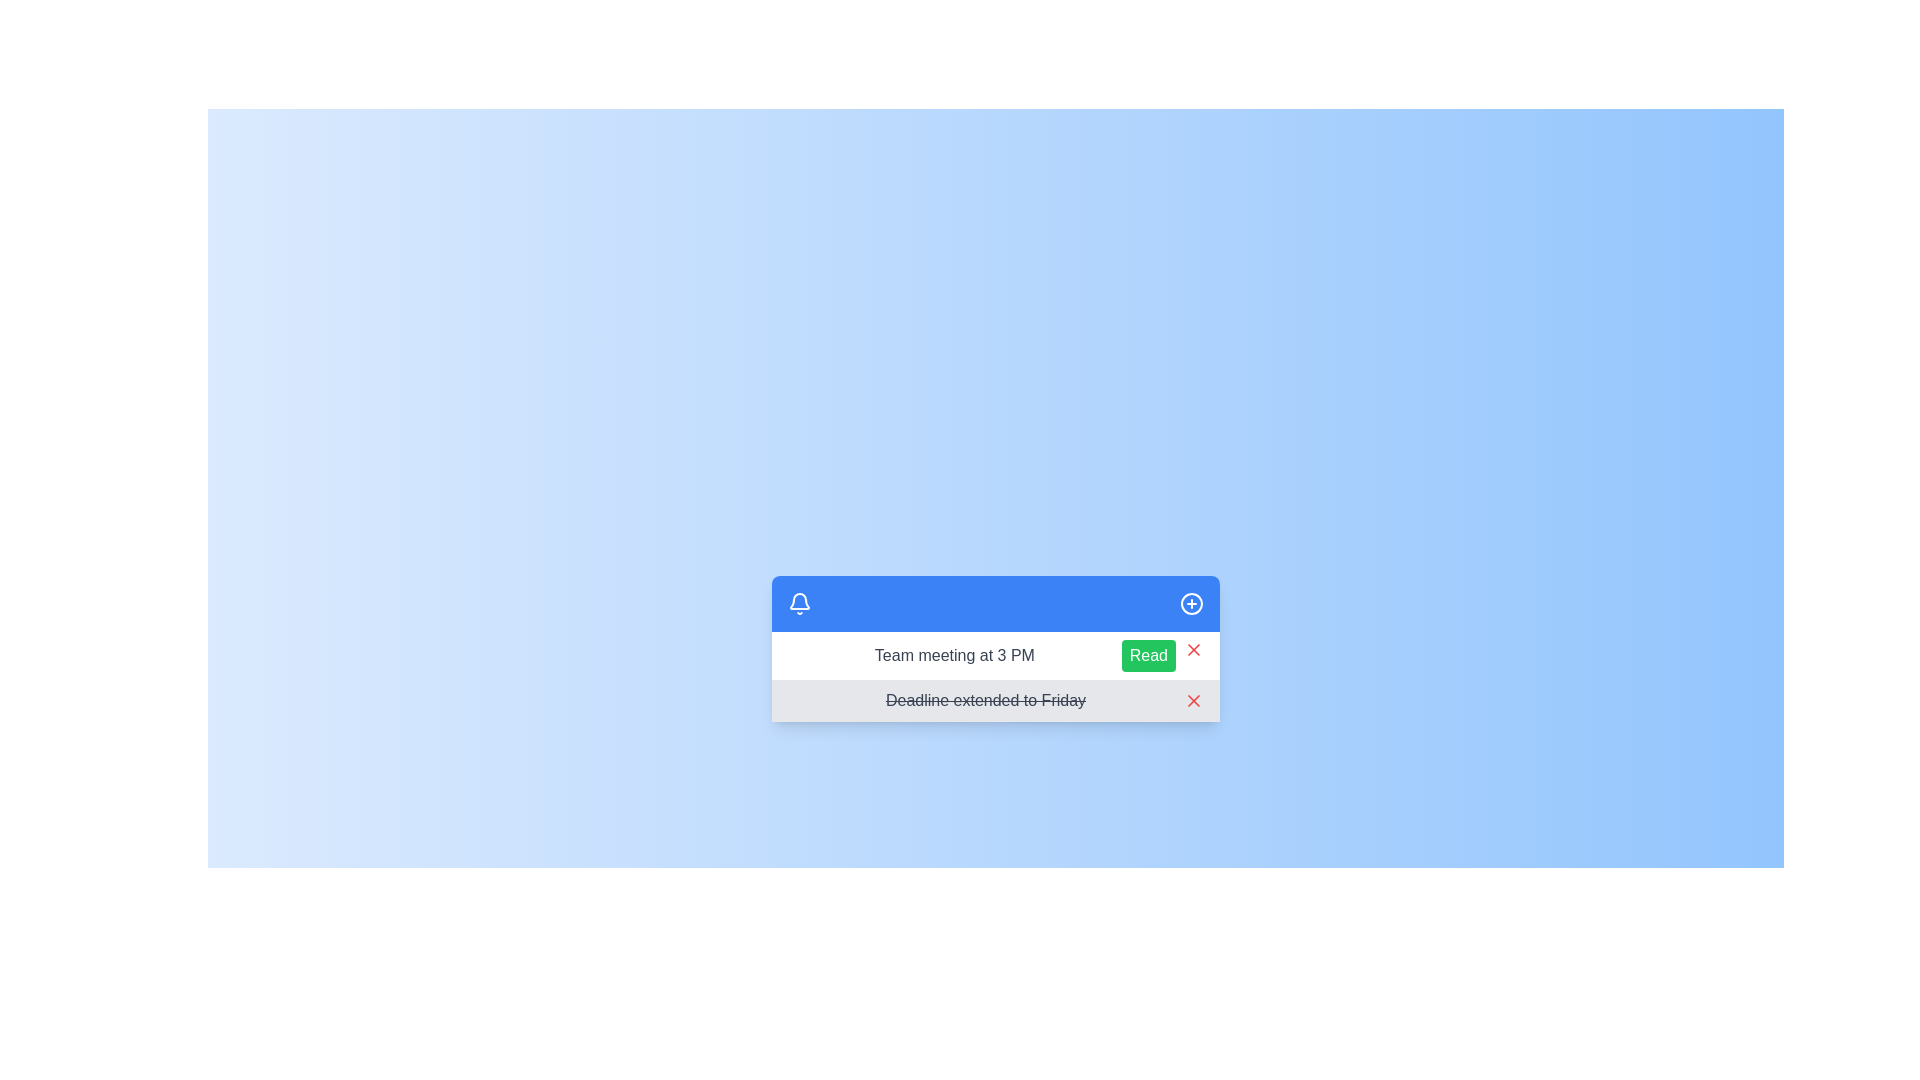  What do you see at coordinates (1162, 655) in the screenshot?
I see `the green 'Read' button with white text located on the right side of the notification card beneath the title 'Team meeting at 3 PM' to mark the notification as read` at bounding box center [1162, 655].